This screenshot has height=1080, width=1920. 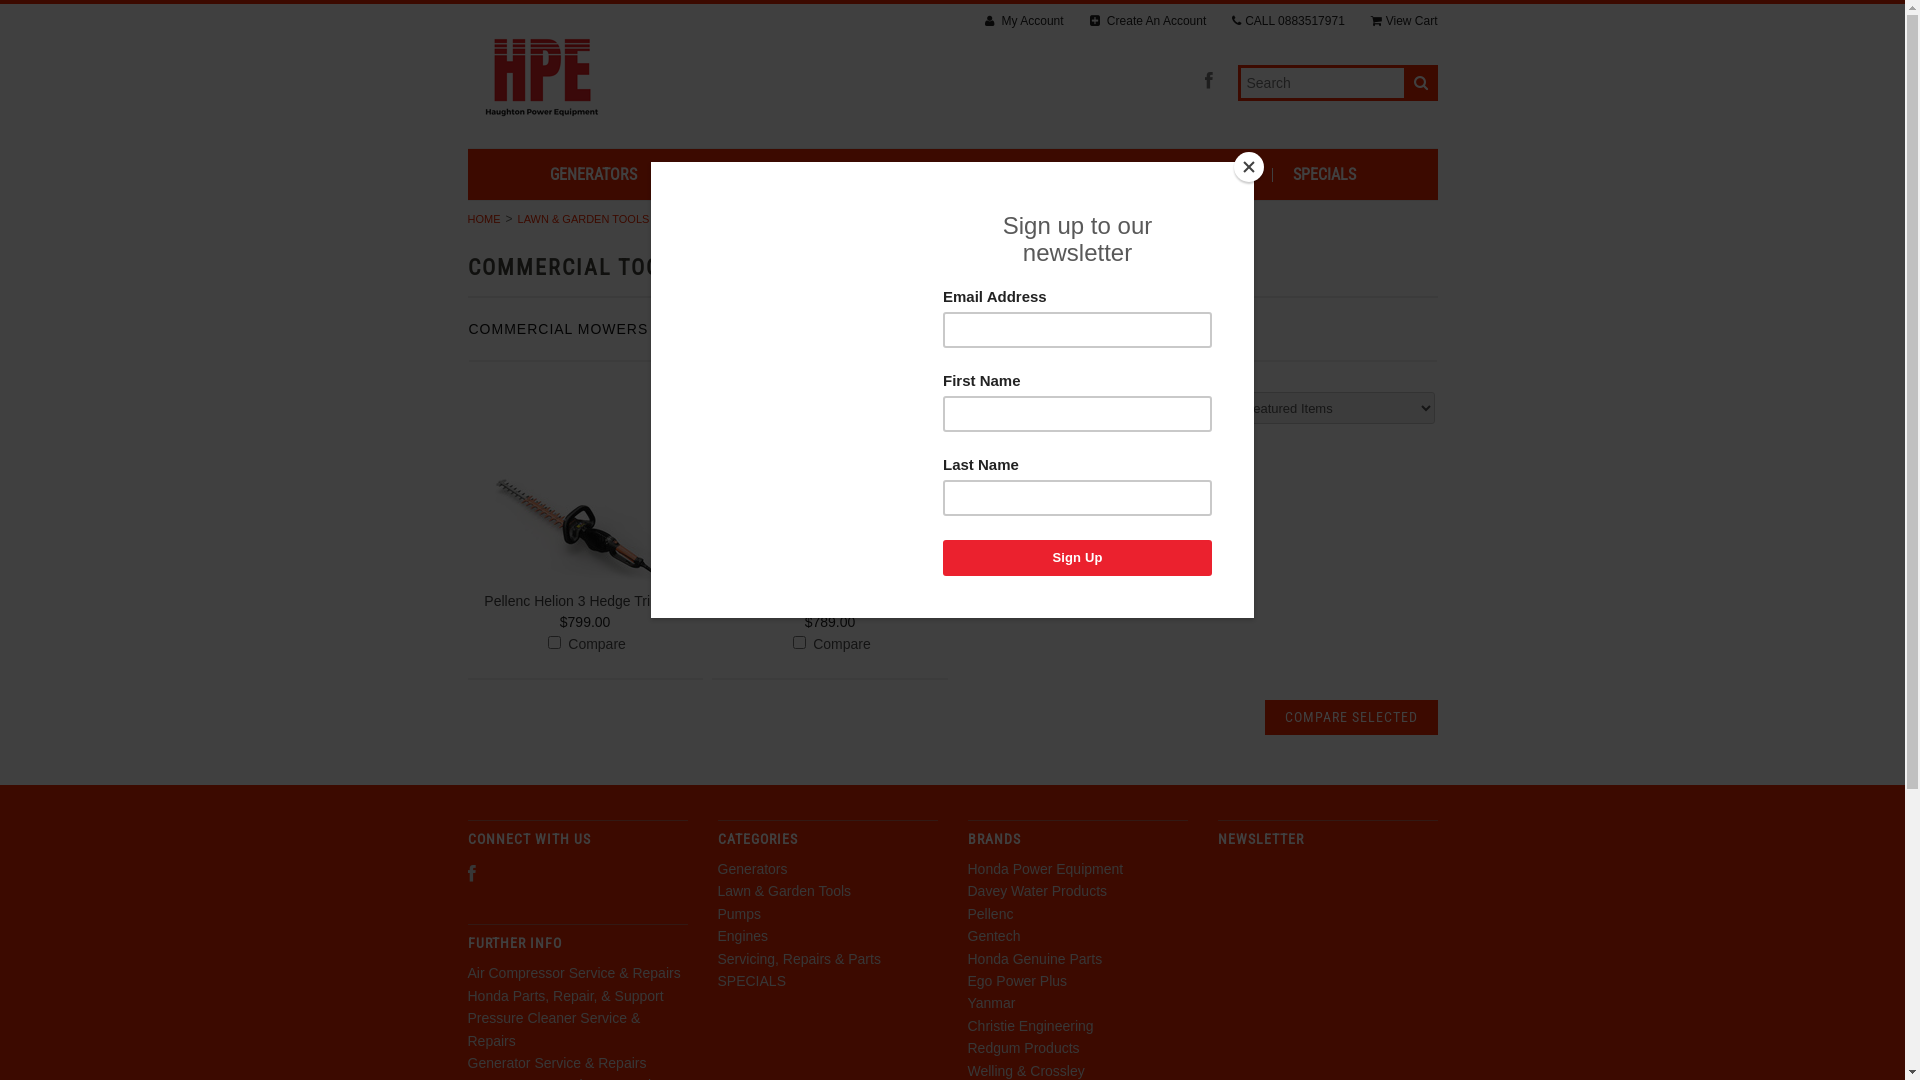 What do you see at coordinates (752, 867) in the screenshot?
I see `'Generators'` at bounding box center [752, 867].